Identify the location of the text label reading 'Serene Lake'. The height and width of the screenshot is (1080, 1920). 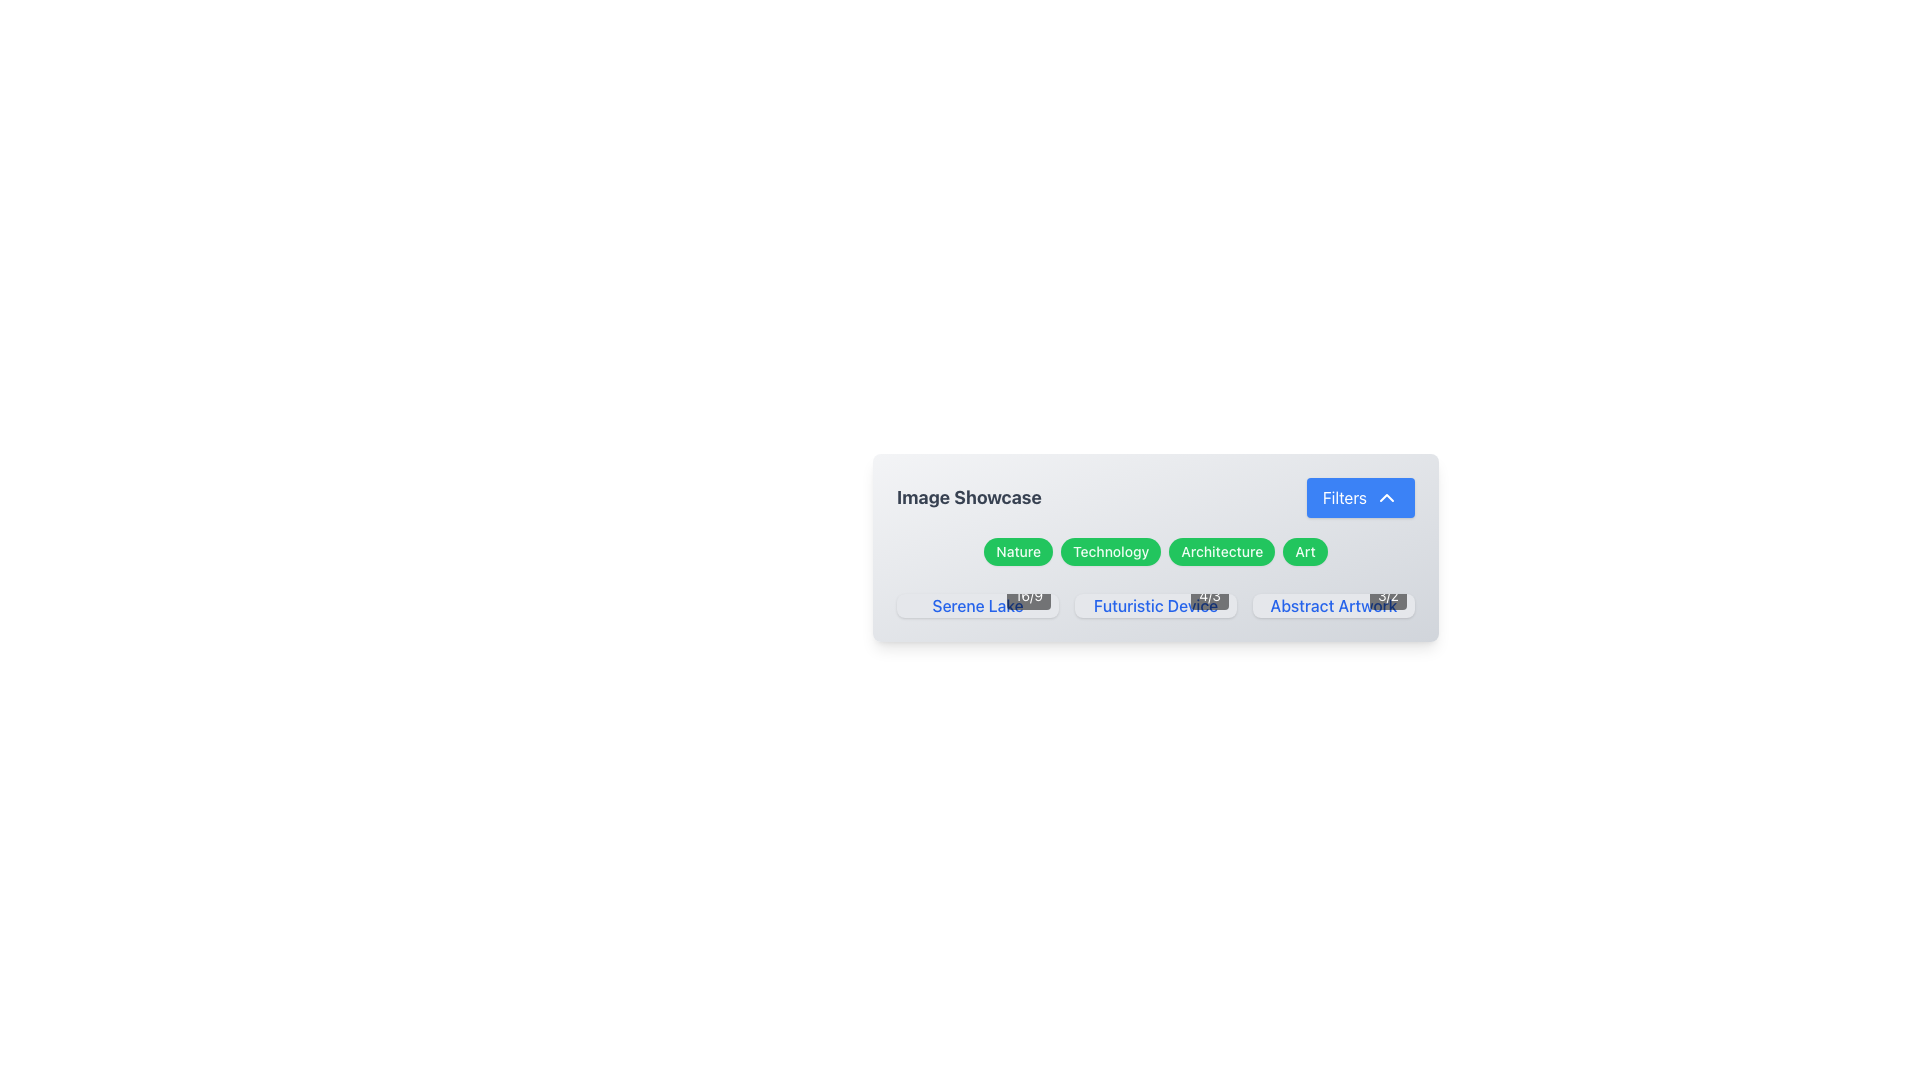
(978, 604).